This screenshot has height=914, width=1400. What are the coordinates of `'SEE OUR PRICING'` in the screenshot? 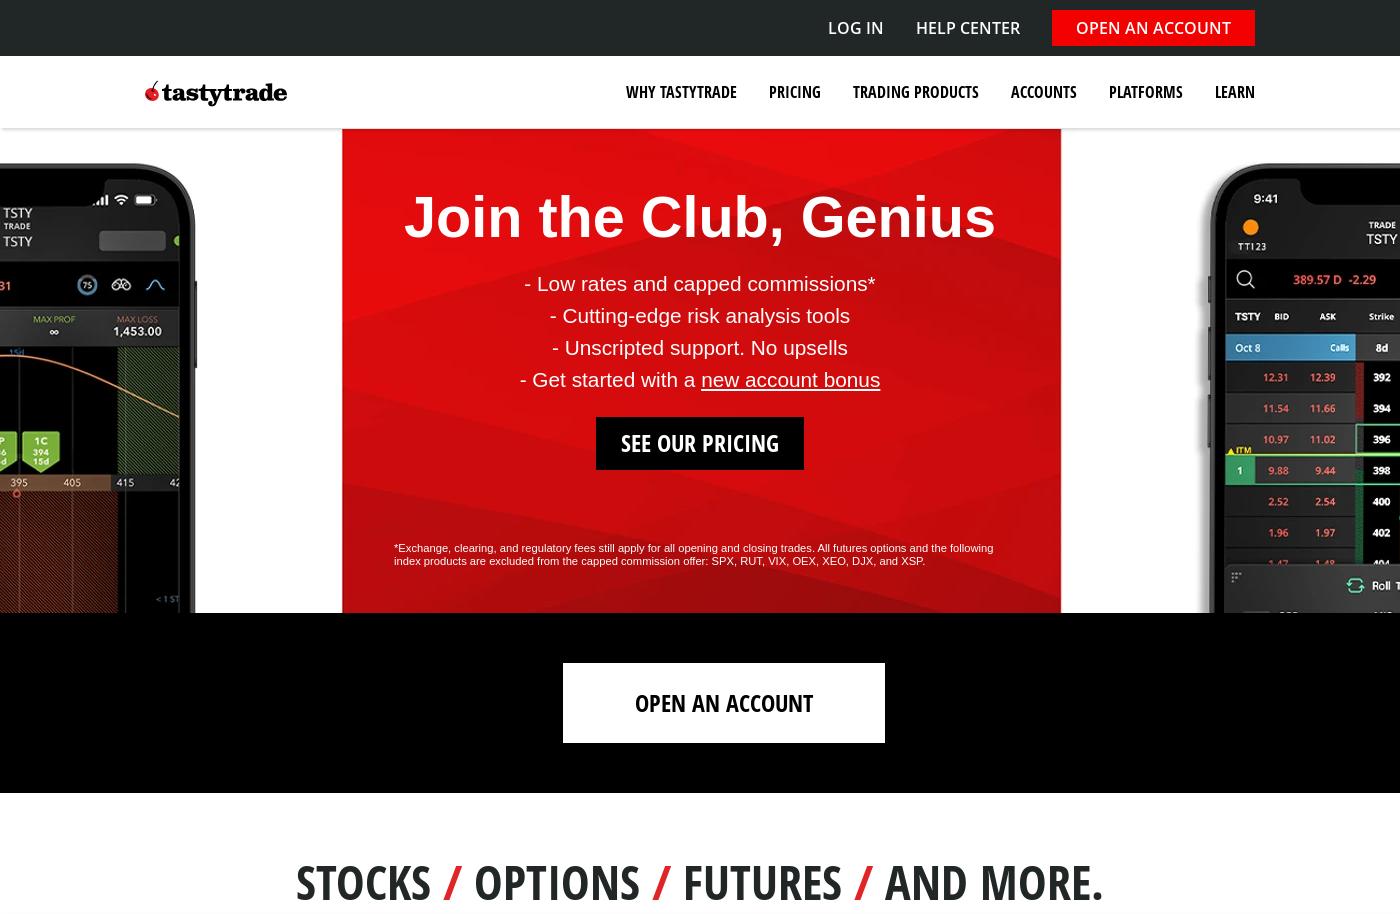 It's located at (700, 440).